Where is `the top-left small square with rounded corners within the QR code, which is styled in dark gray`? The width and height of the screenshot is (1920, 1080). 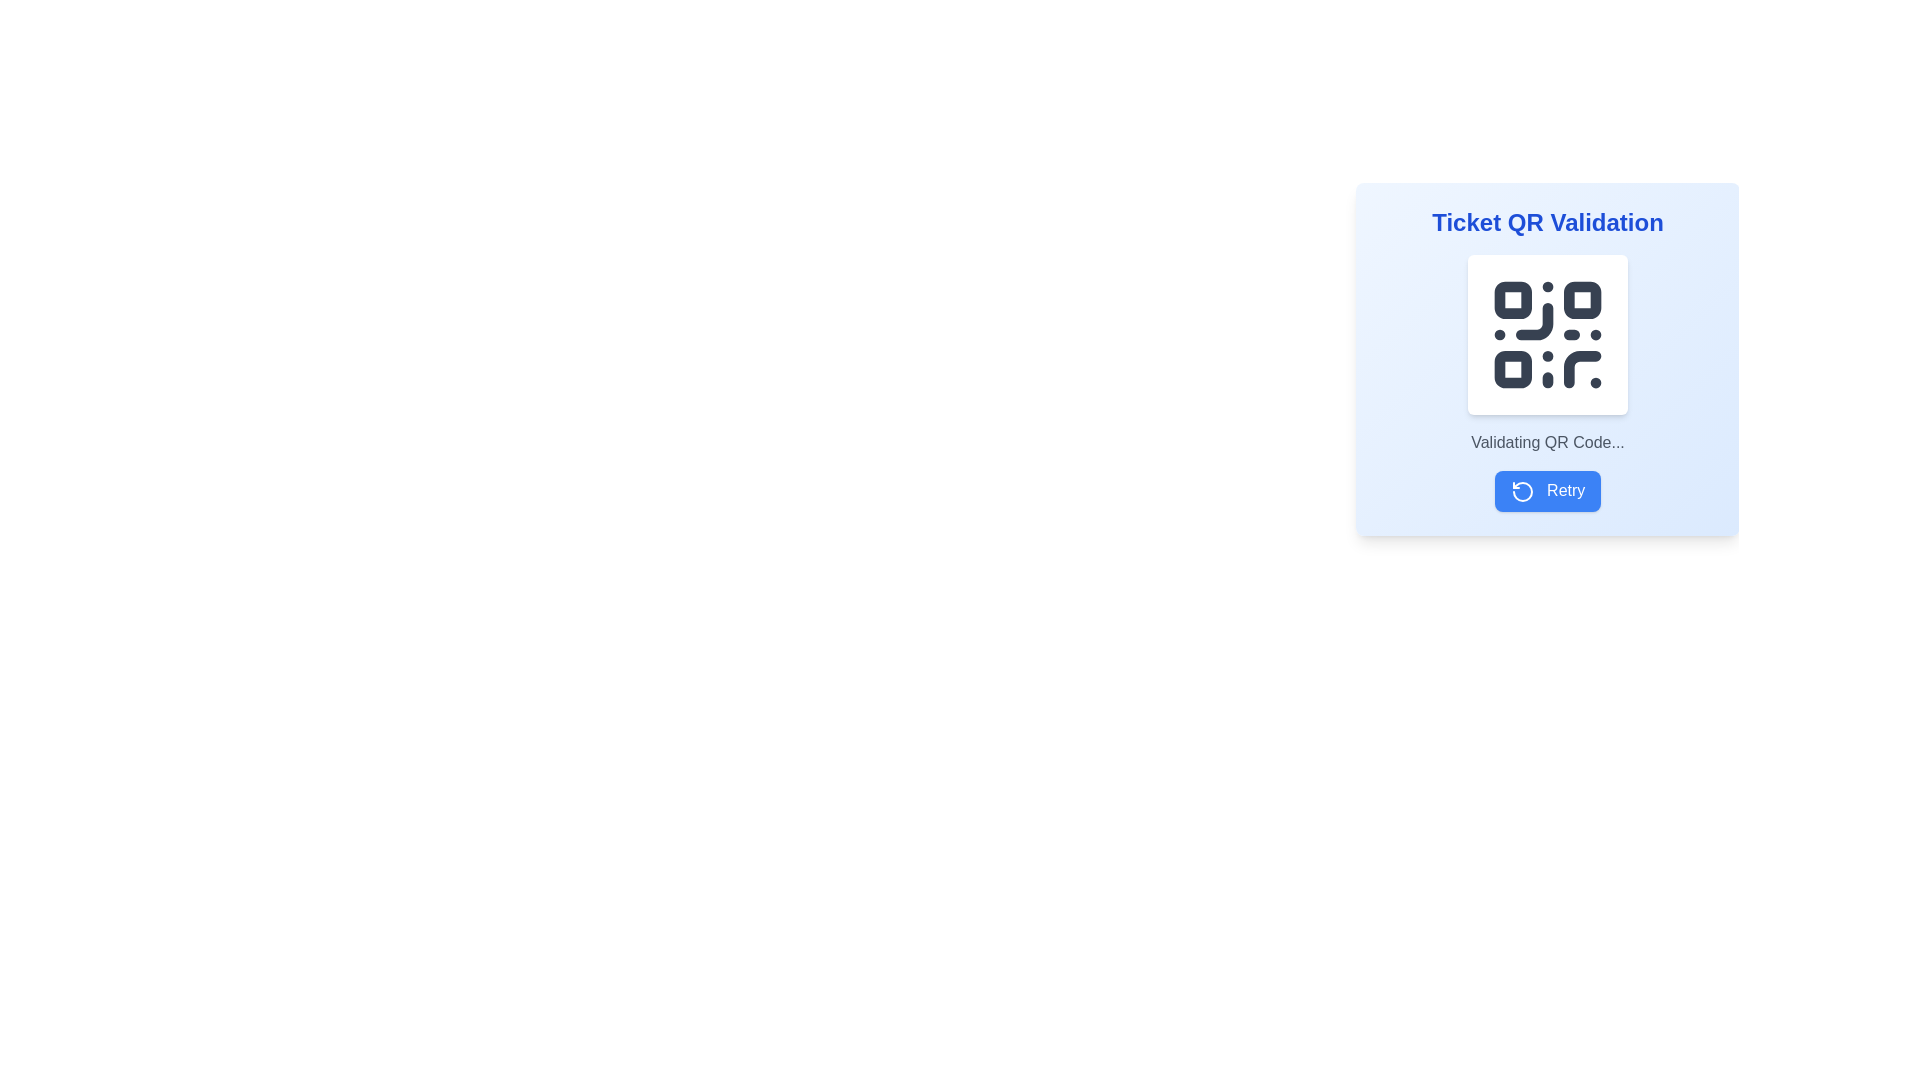
the top-left small square with rounded corners within the QR code, which is styled in dark gray is located at coordinates (1513, 300).